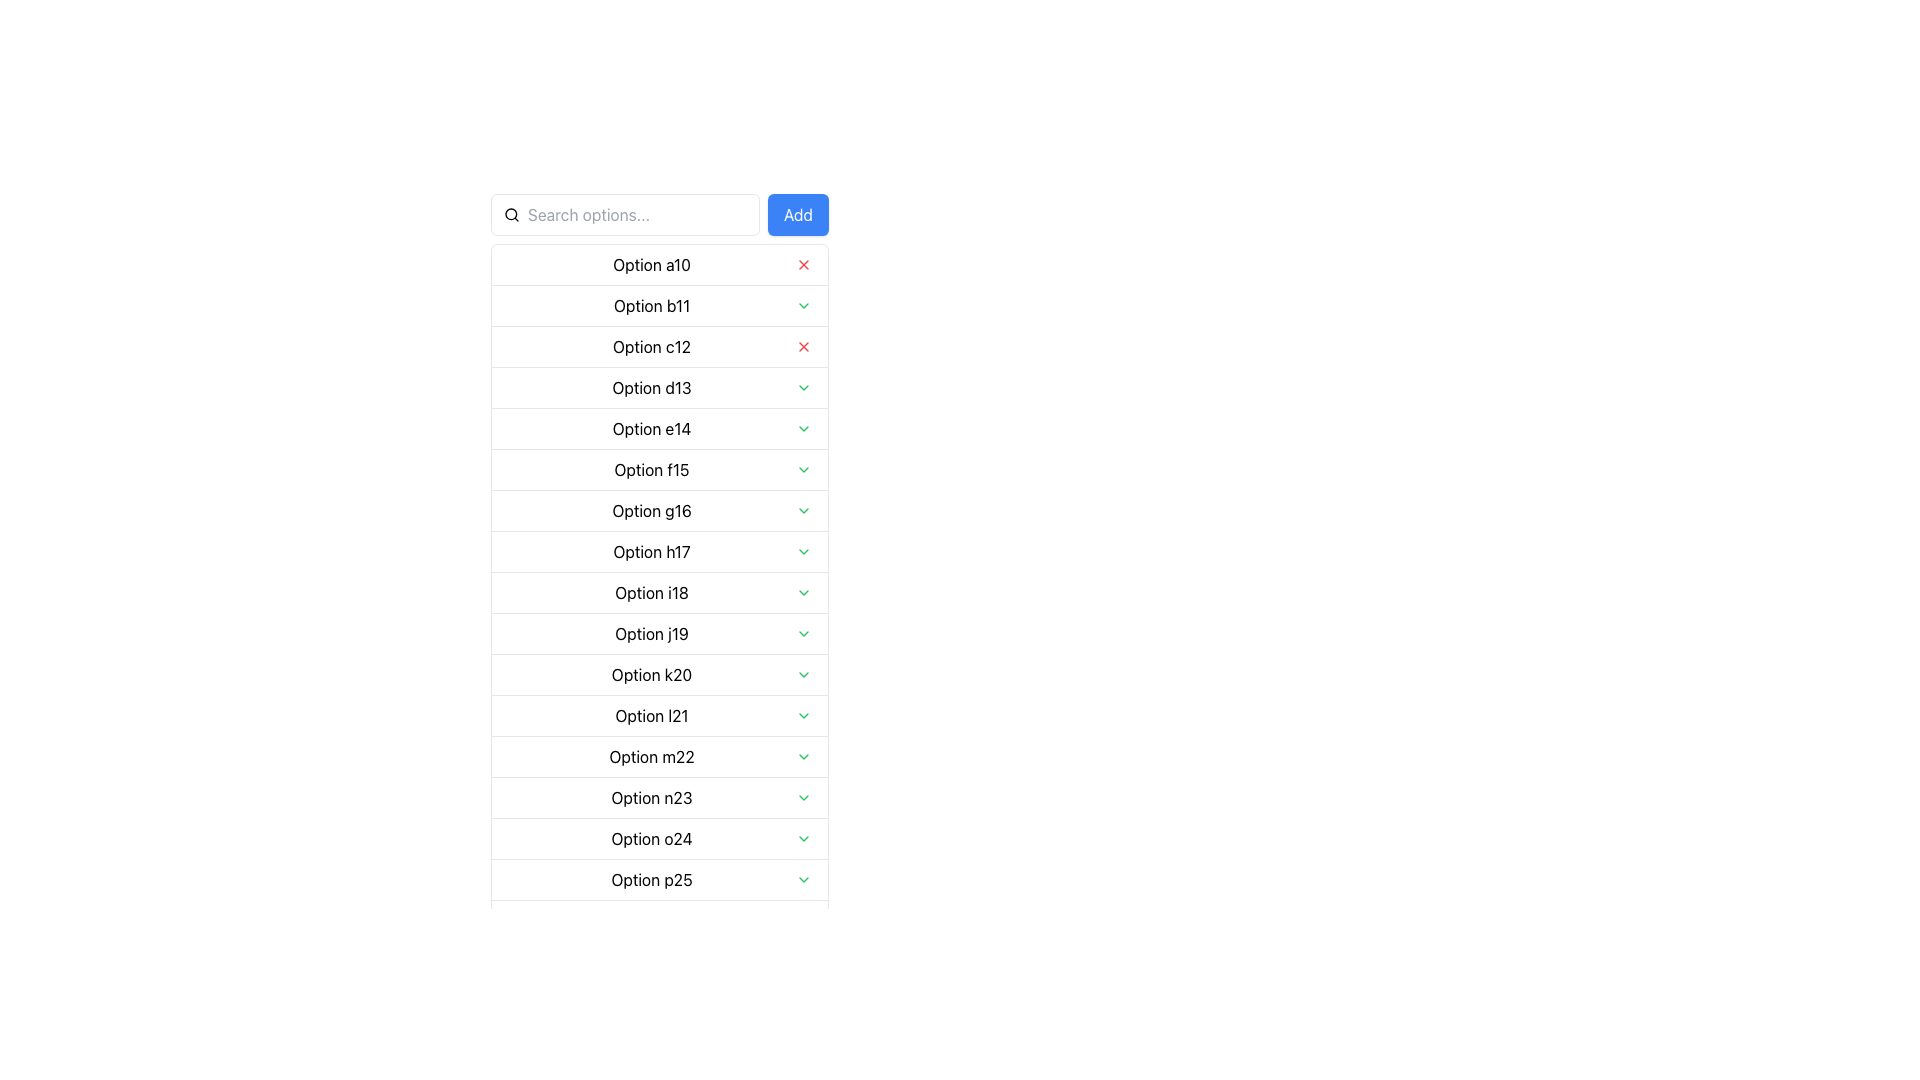 Image resolution: width=1920 pixels, height=1080 pixels. What do you see at coordinates (804, 797) in the screenshot?
I see `the small green downward-pointing chevron icon located to the right of the 'Option n23' text label` at bounding box center [804, 797].